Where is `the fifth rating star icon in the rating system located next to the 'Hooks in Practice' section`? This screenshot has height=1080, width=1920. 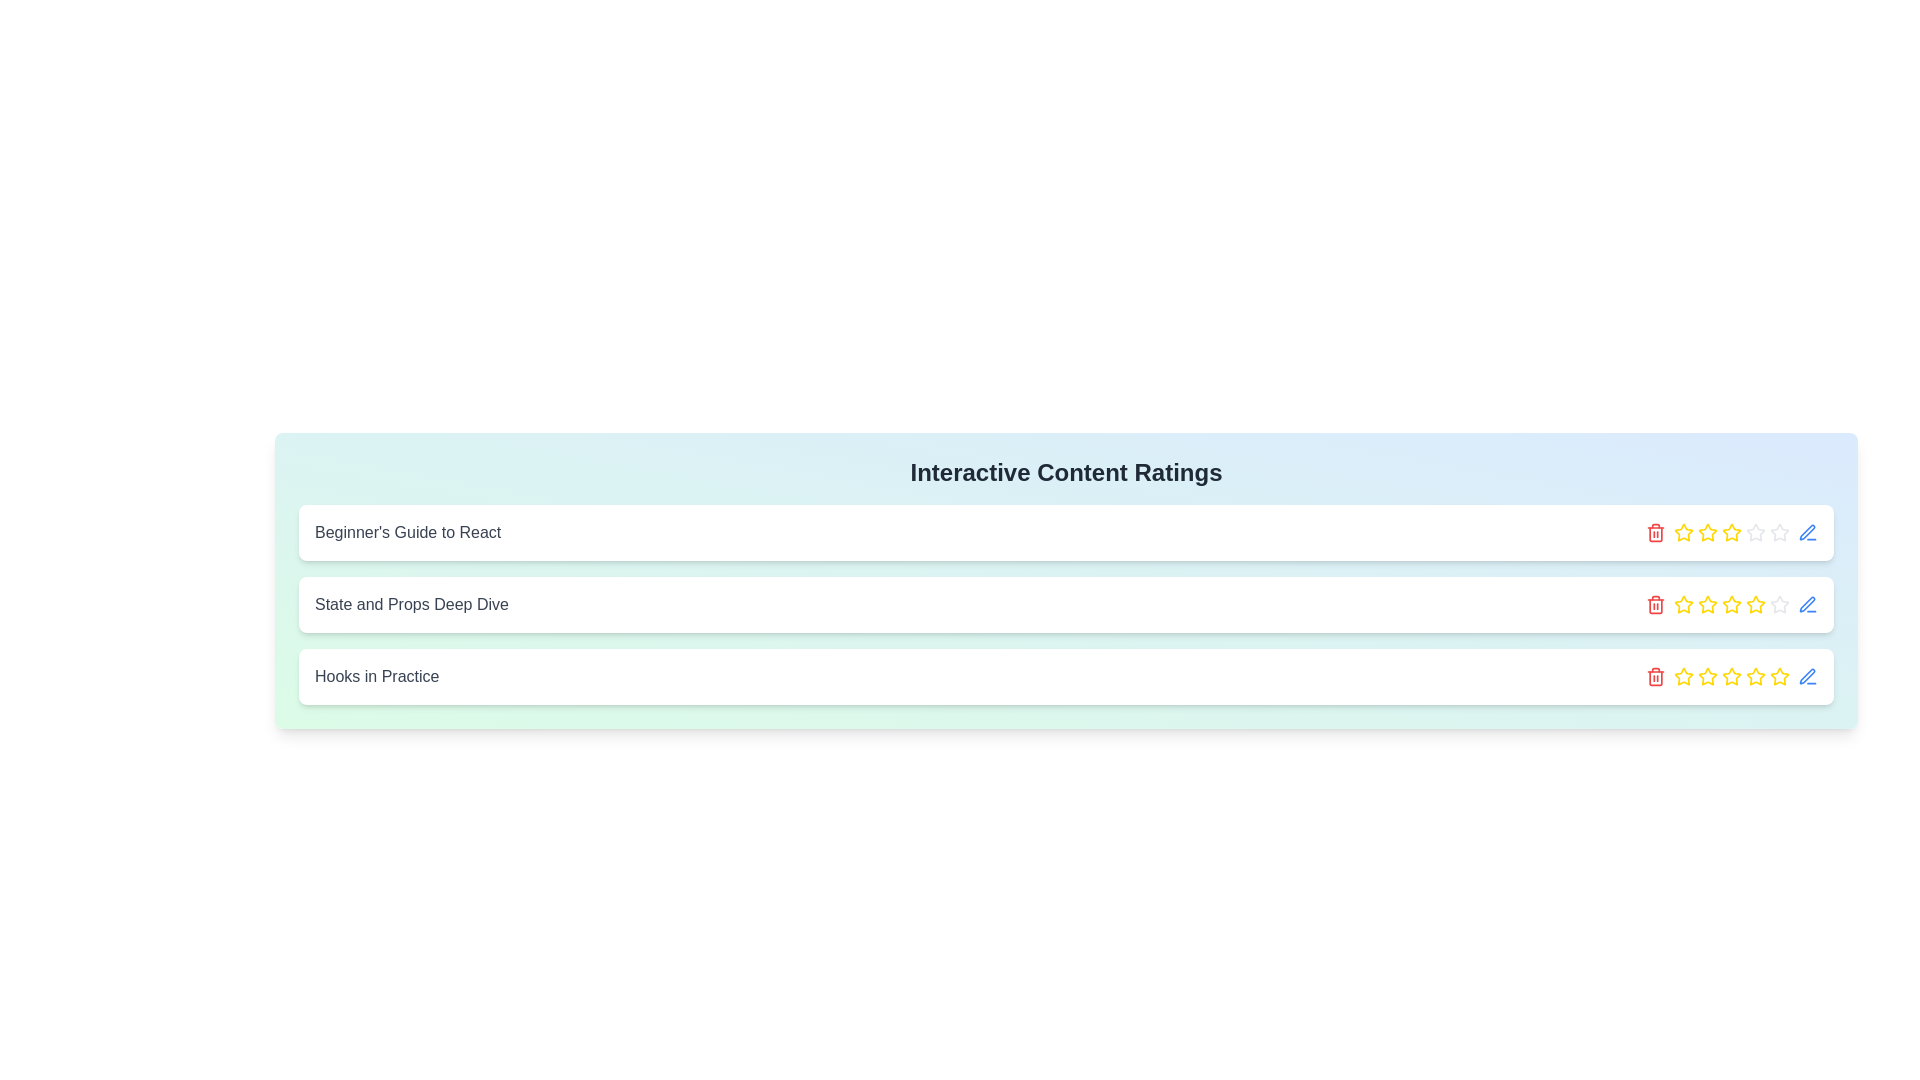
the fifth rating star icon in the rating system located next to the 'Hooks in Practice' section is located at coordinates (1755, 676).